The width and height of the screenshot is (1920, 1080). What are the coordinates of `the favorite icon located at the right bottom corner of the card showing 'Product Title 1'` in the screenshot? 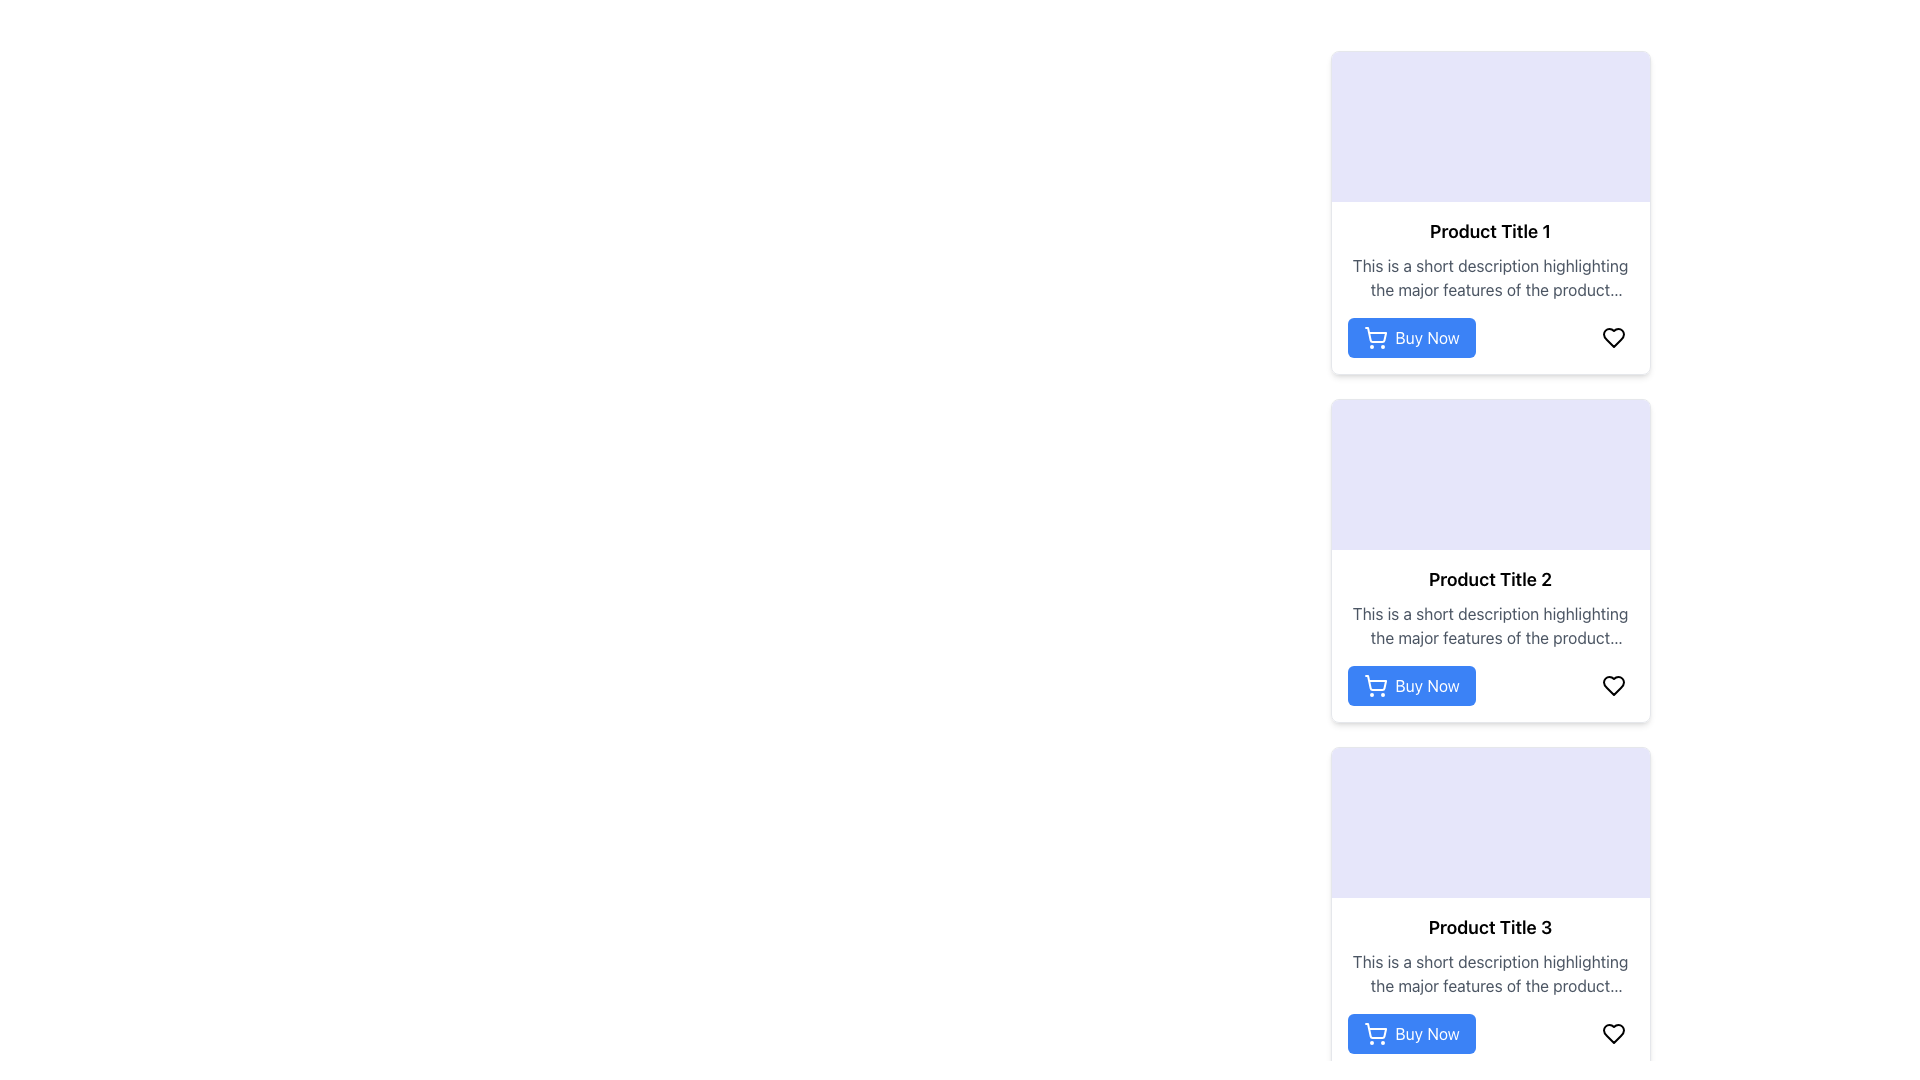 It's located at (1613, 337).